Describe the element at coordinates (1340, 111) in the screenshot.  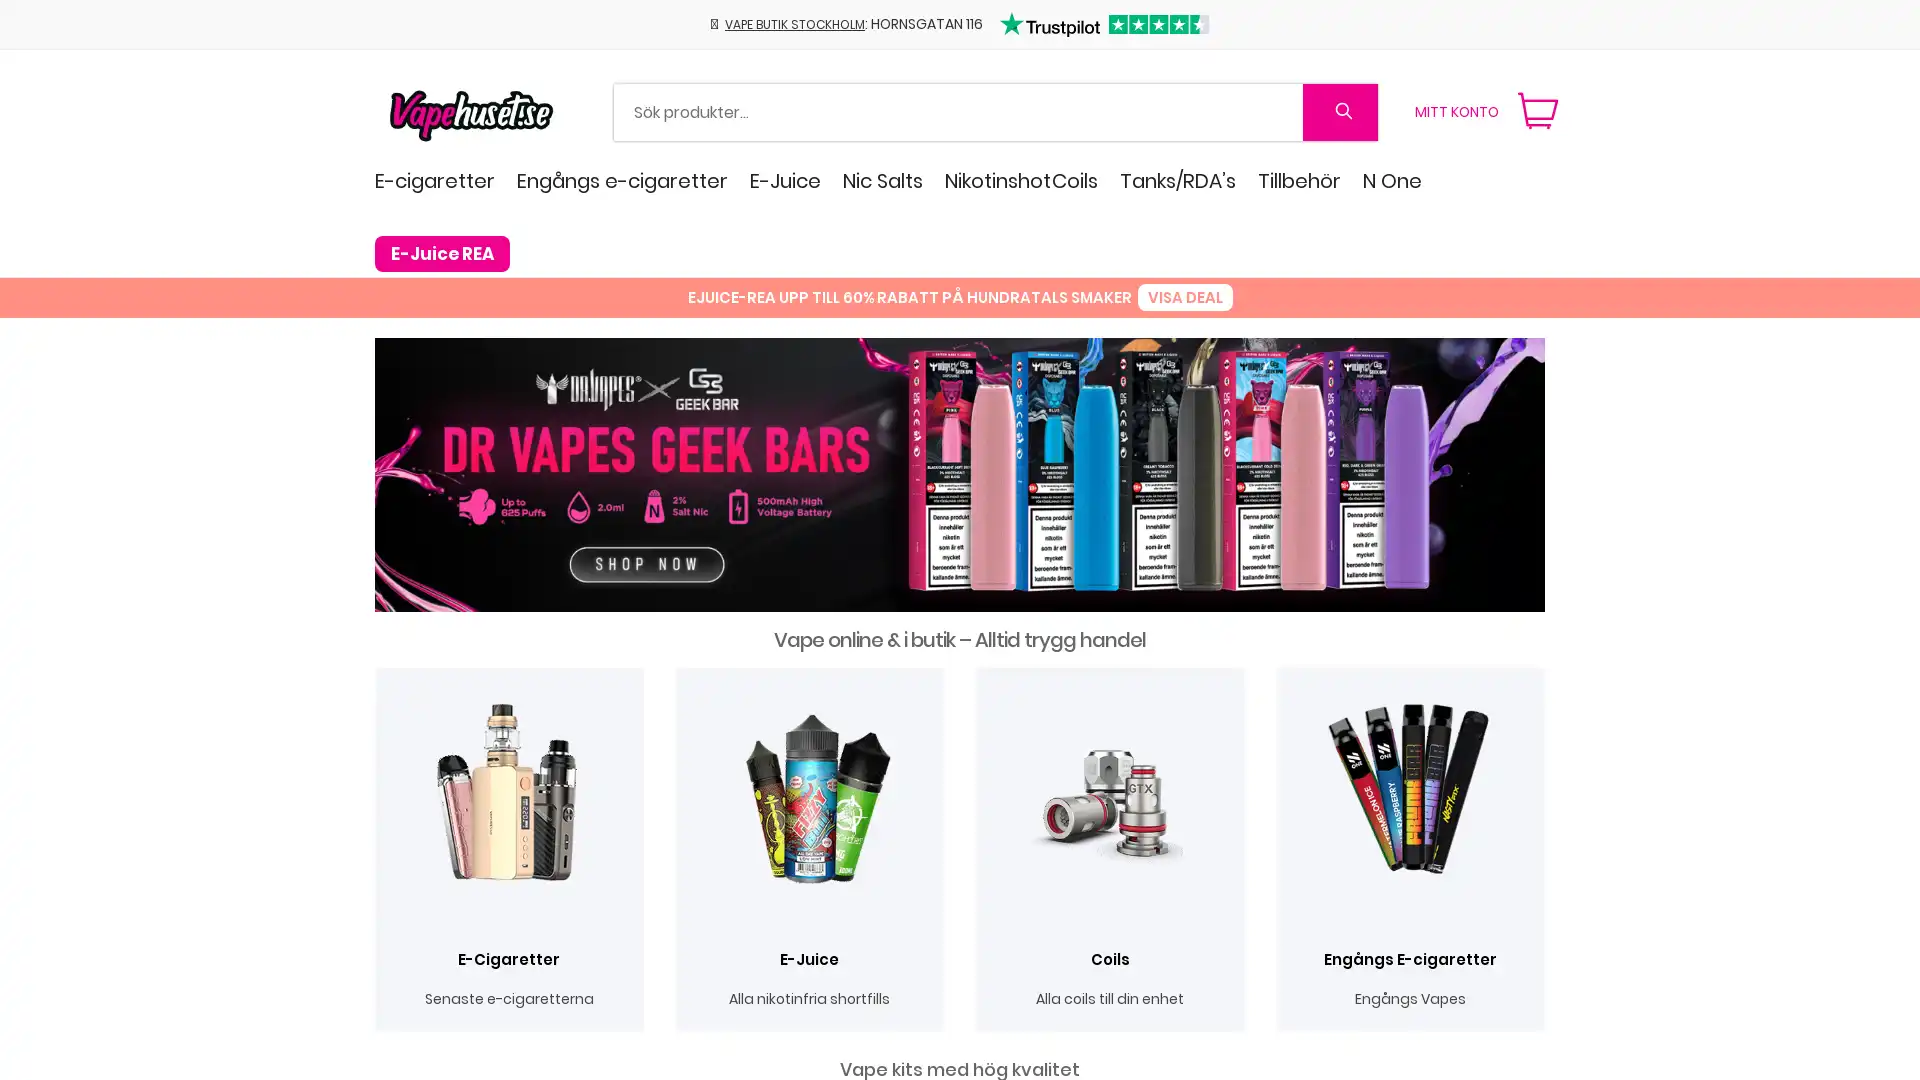
I see `Sok` at that location.